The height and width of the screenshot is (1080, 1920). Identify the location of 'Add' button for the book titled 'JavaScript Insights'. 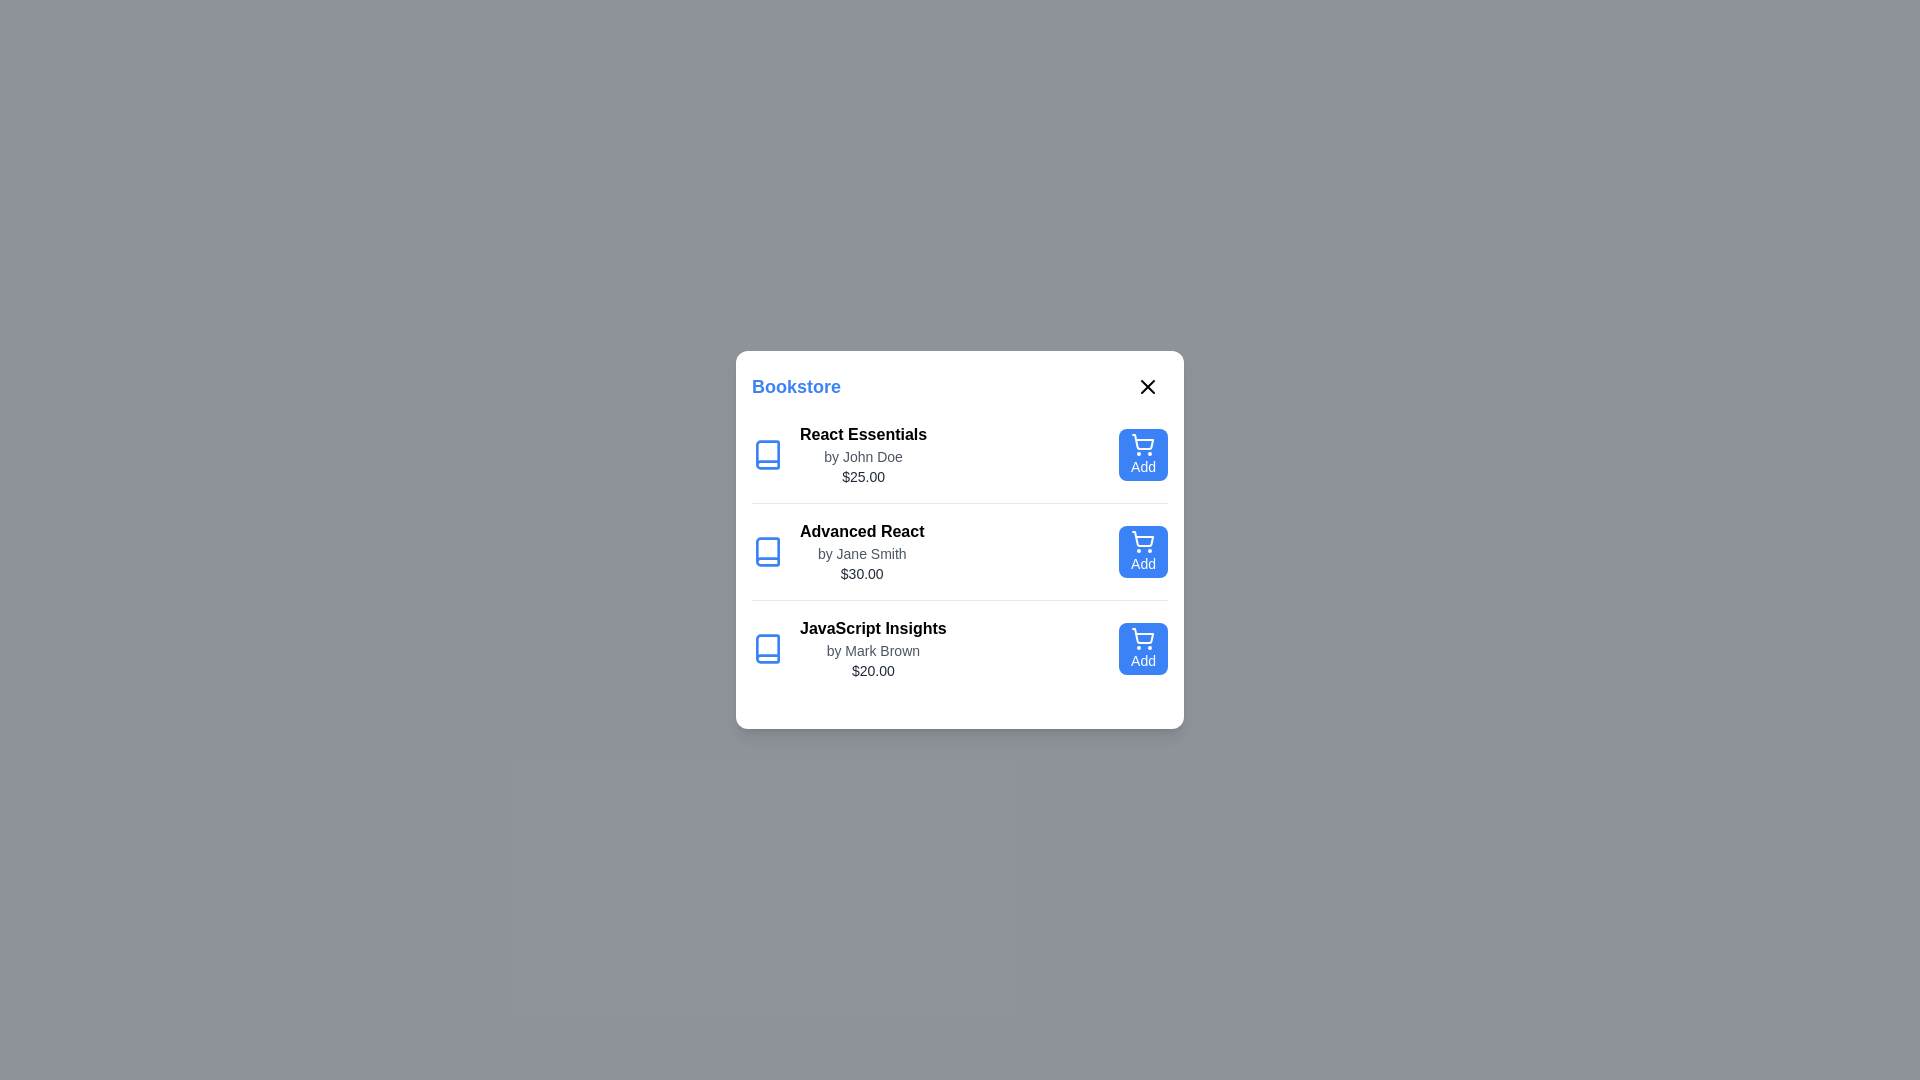
(1143, 648).